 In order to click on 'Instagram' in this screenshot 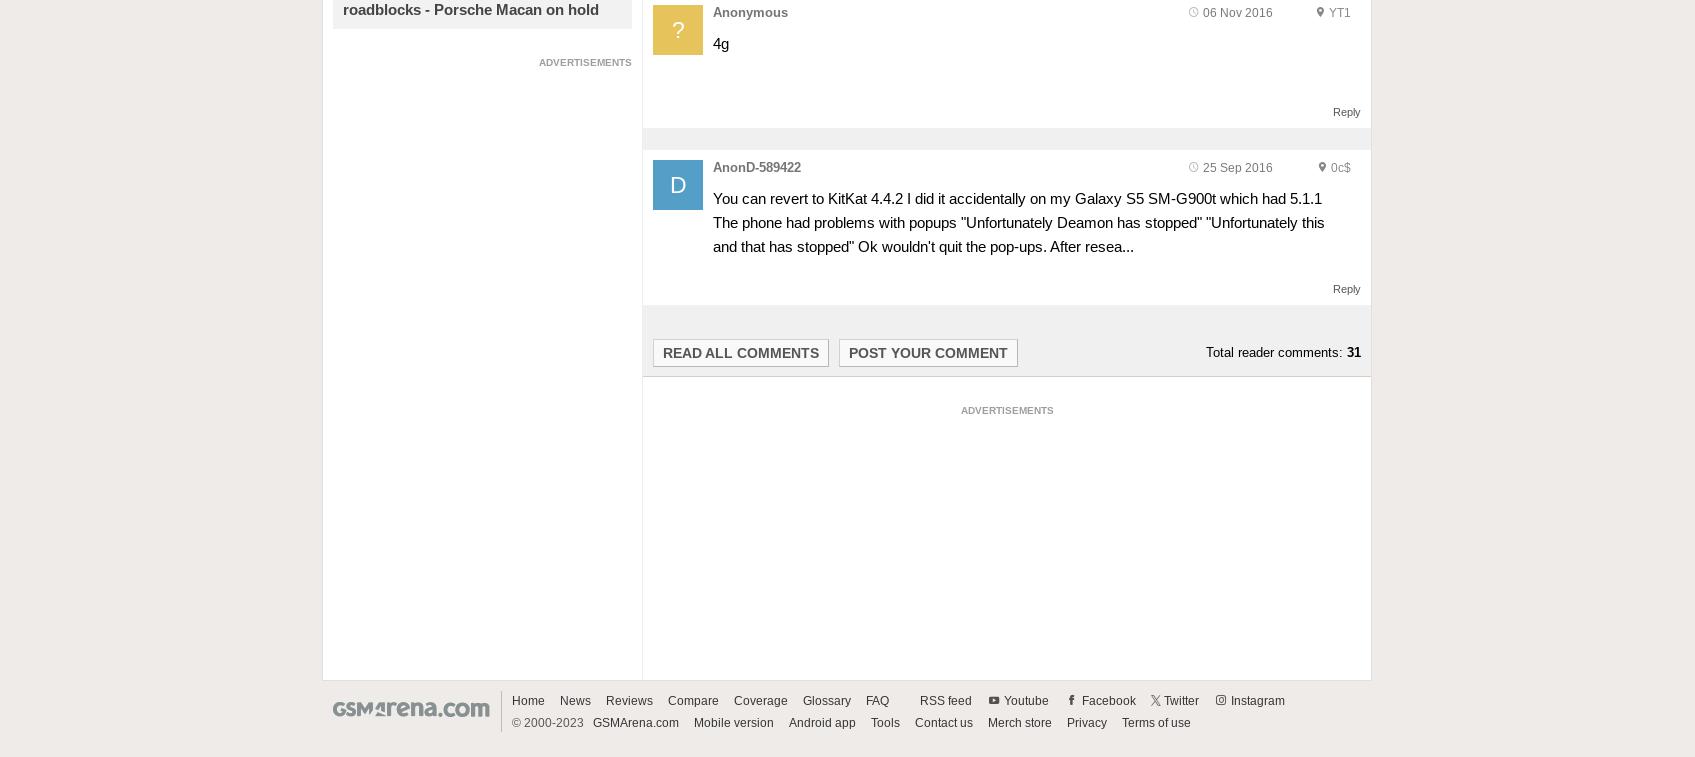, I will do `click(1257, 699)`.